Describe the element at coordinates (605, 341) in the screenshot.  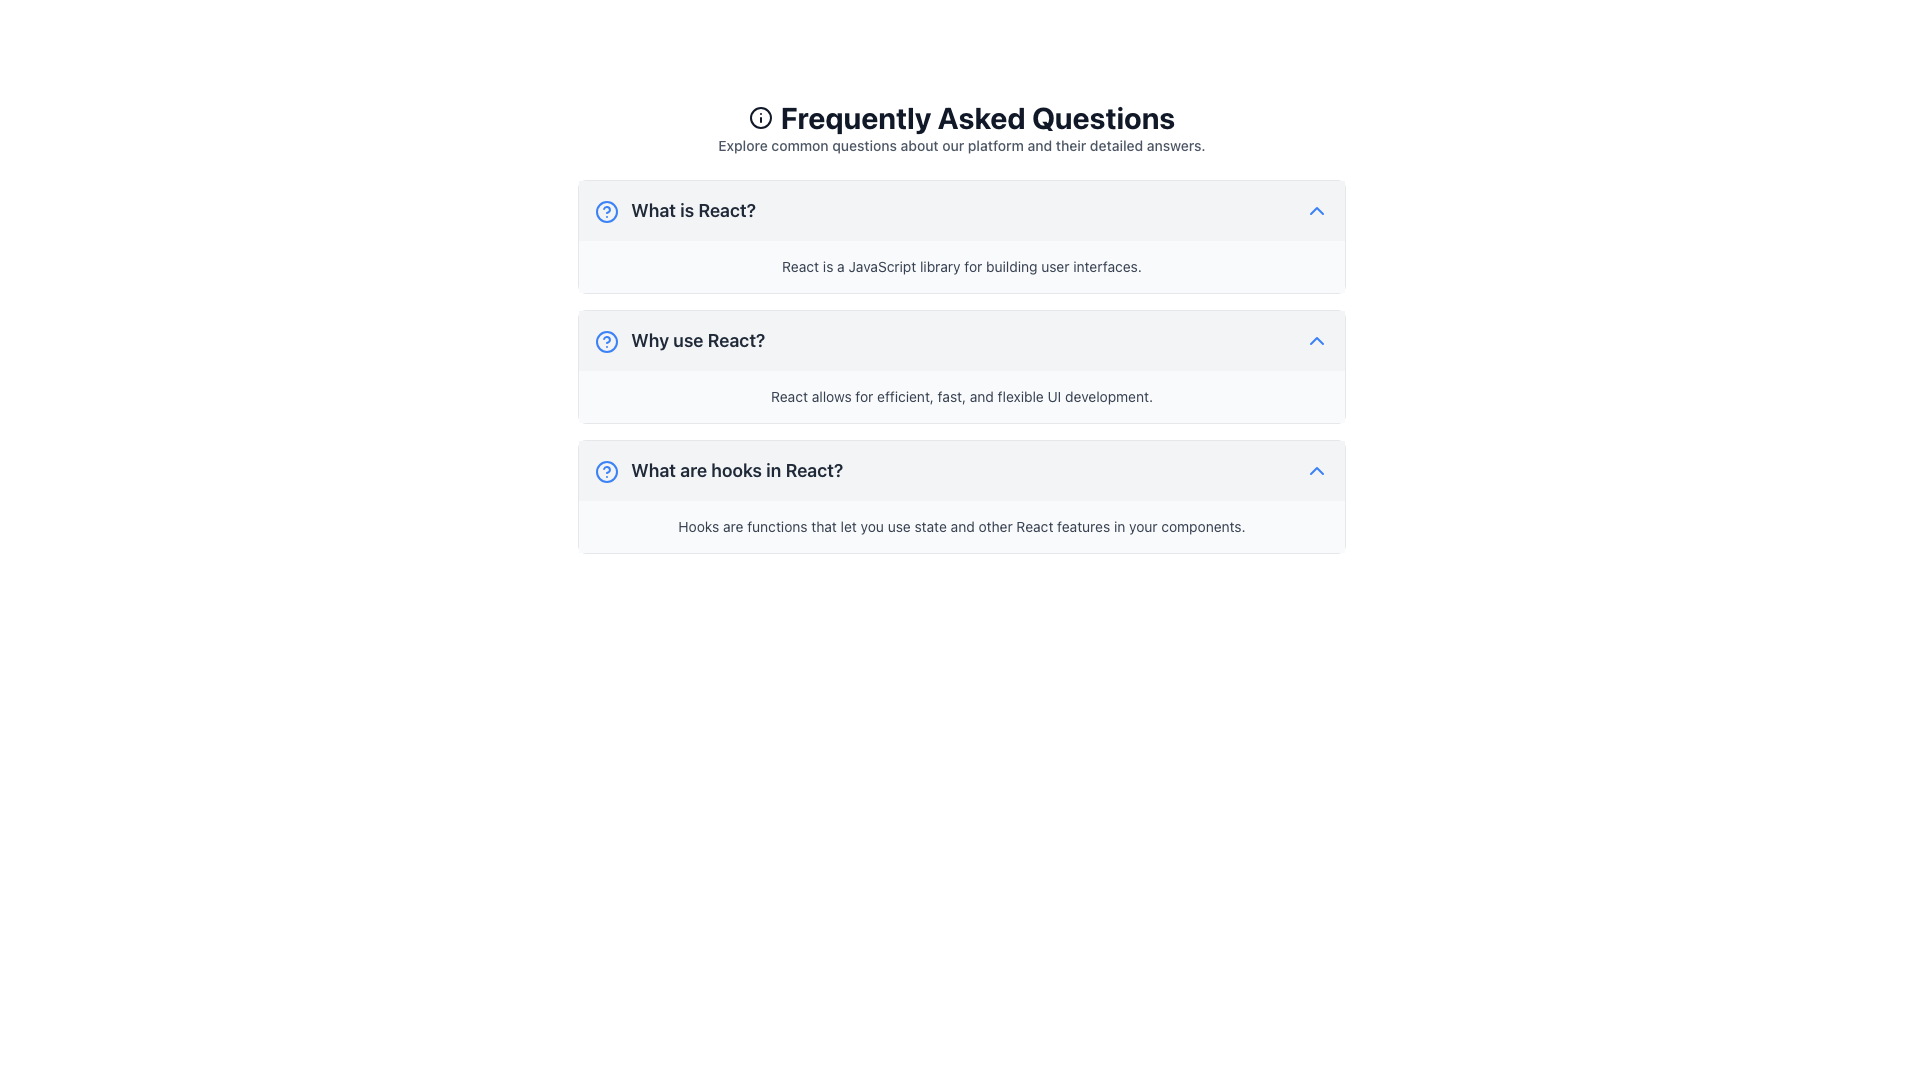
I see `the graphical icon that serves as a visual indicator associated with the text 'Why use React?', located adjacent to the text in the second item on the list` at that location.